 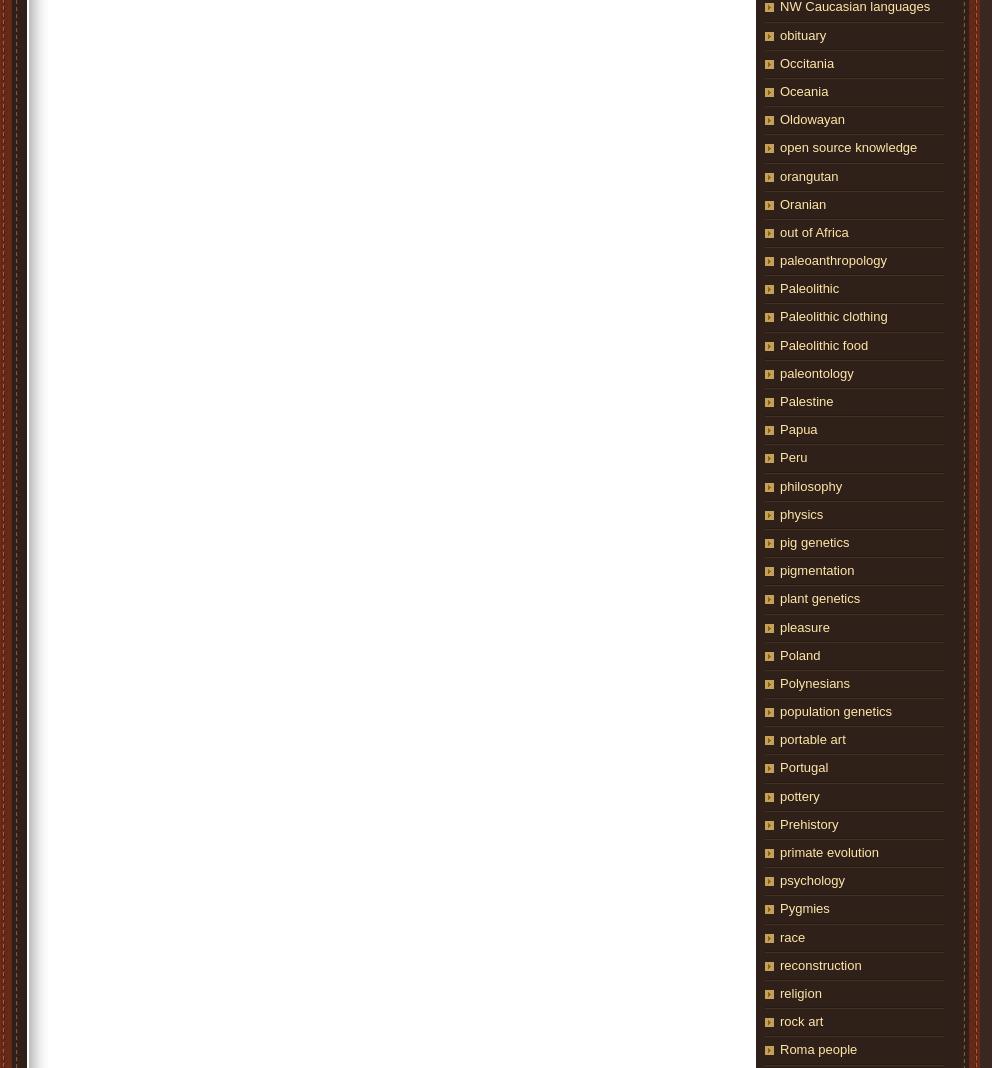 I want to click on 'Prehistory', so click(x=808, y=822).